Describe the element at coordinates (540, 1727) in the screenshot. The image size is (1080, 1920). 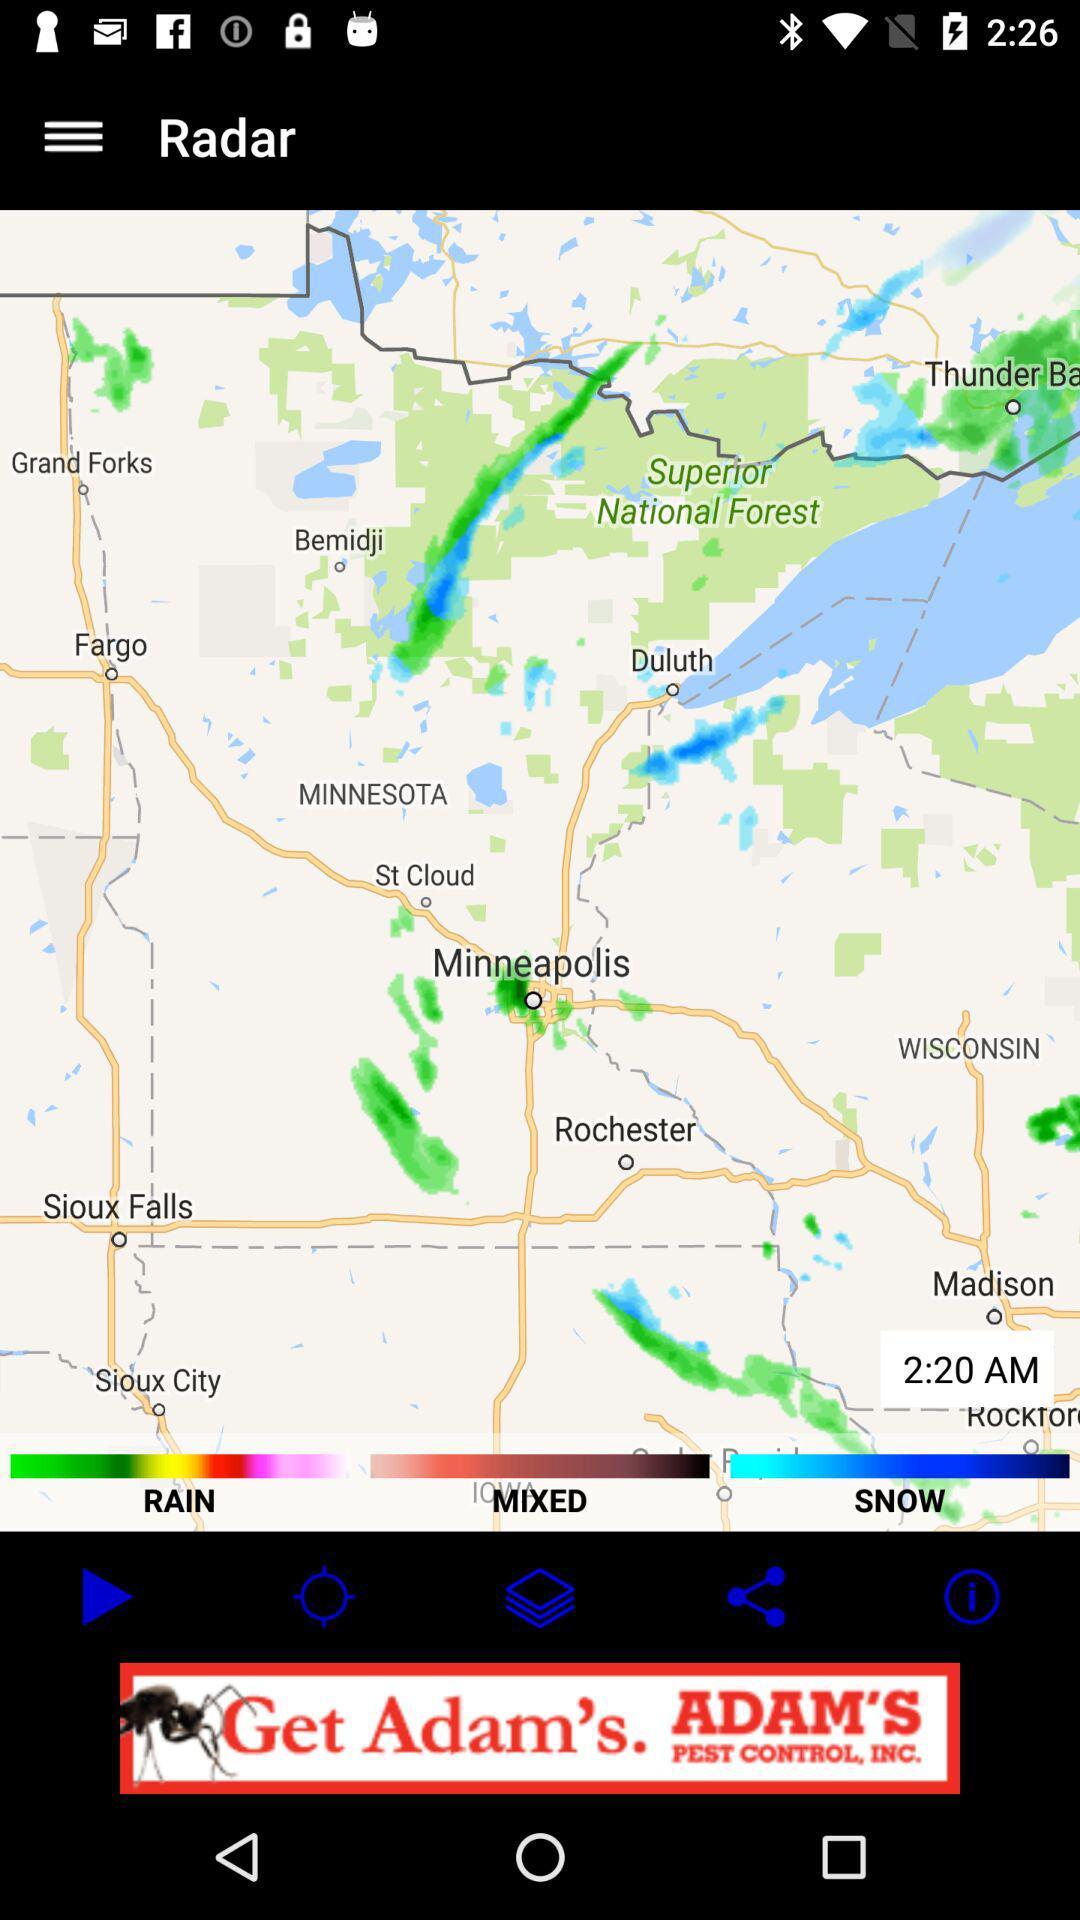
I see `open advertisement link` at that location.